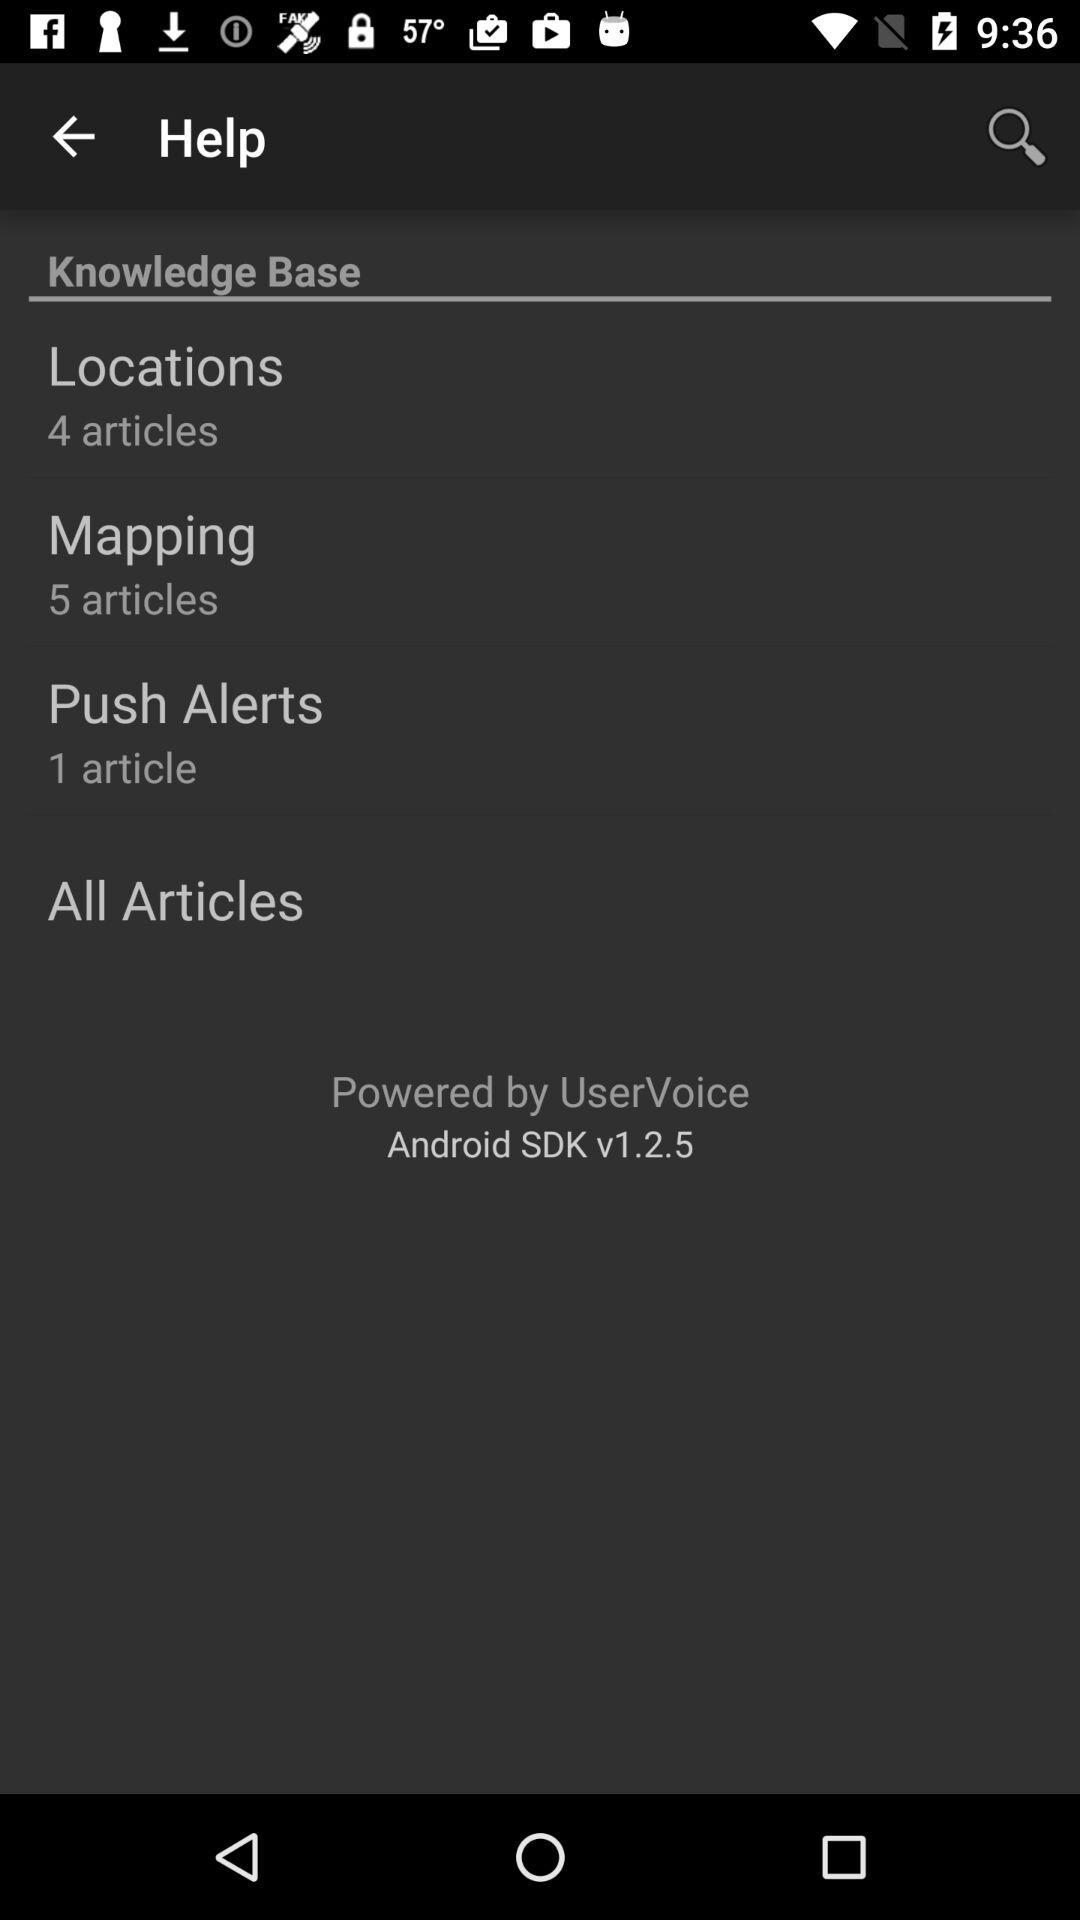  I want to click on item below push alerts item, so click(122, 765).